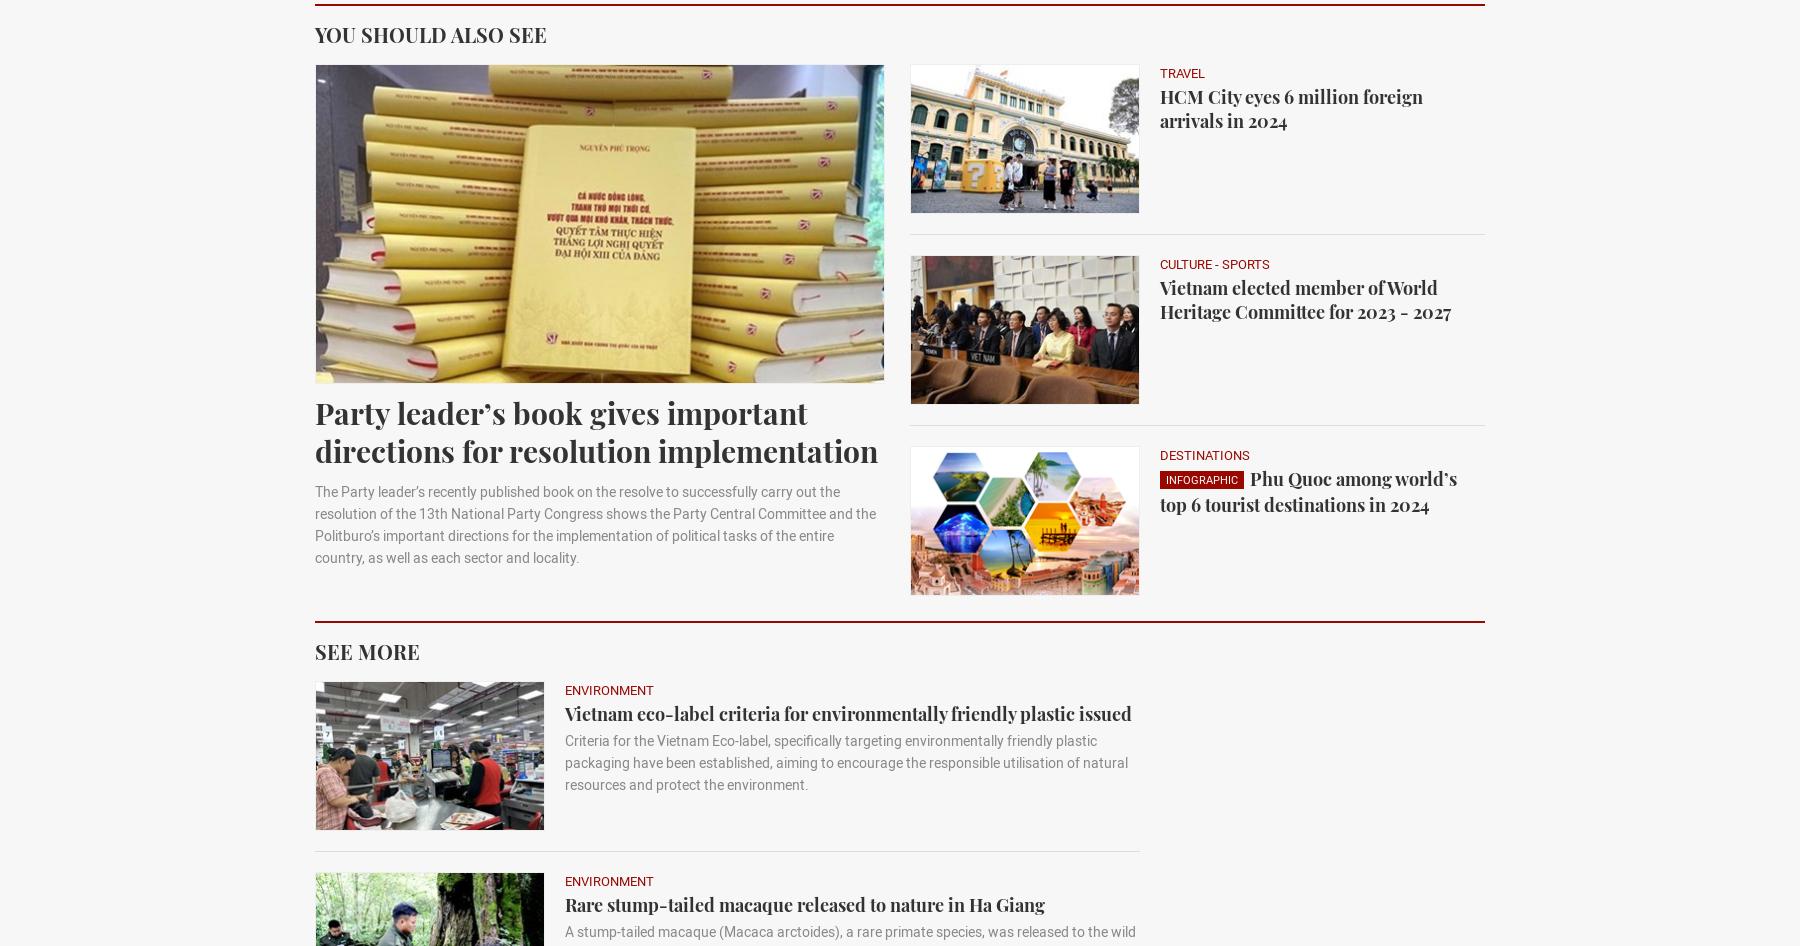  I want to click on 'You should also see', so click(430, 33).